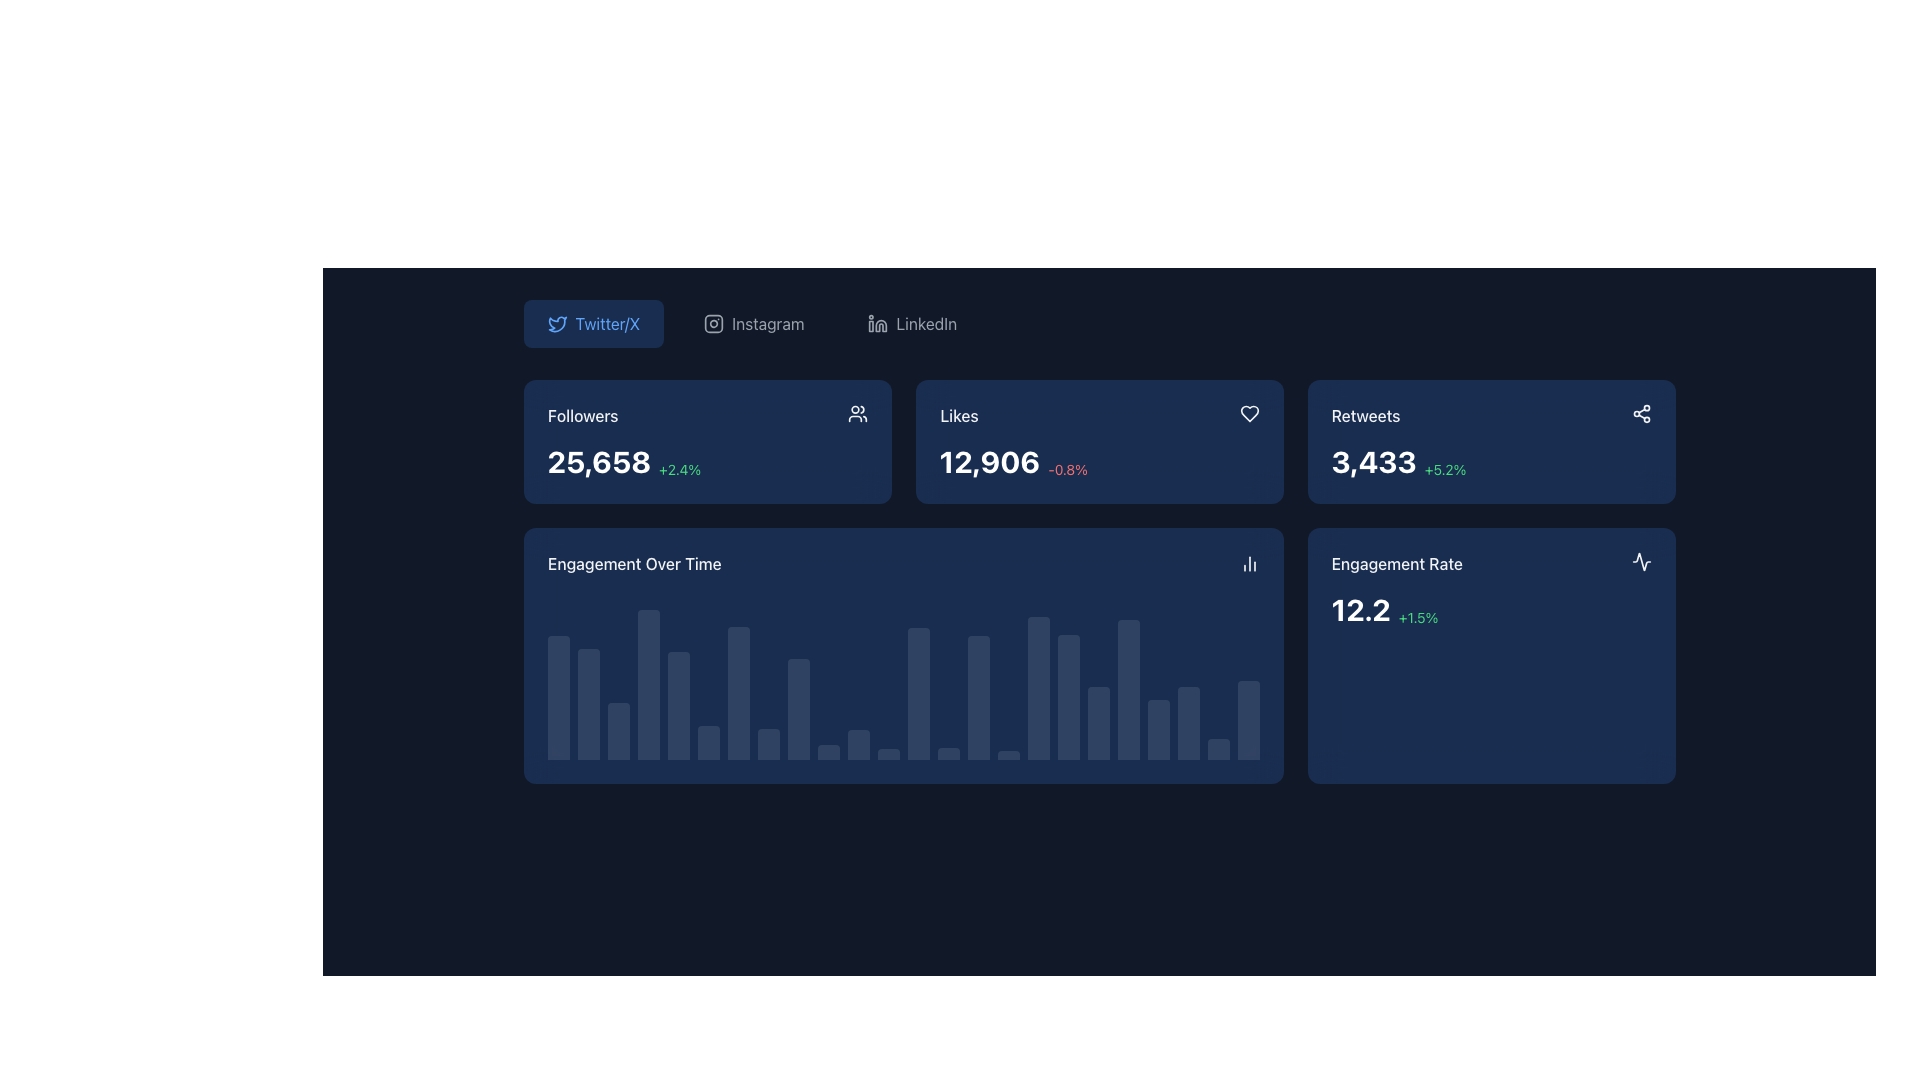 The image size is (1920, 1080). What do you see at coordinates (917, 693) in the screenshot?
I see `the 13th bar in the bar chart beneath the 'Engagement Over Time' title` at bounding box center [917, 693].